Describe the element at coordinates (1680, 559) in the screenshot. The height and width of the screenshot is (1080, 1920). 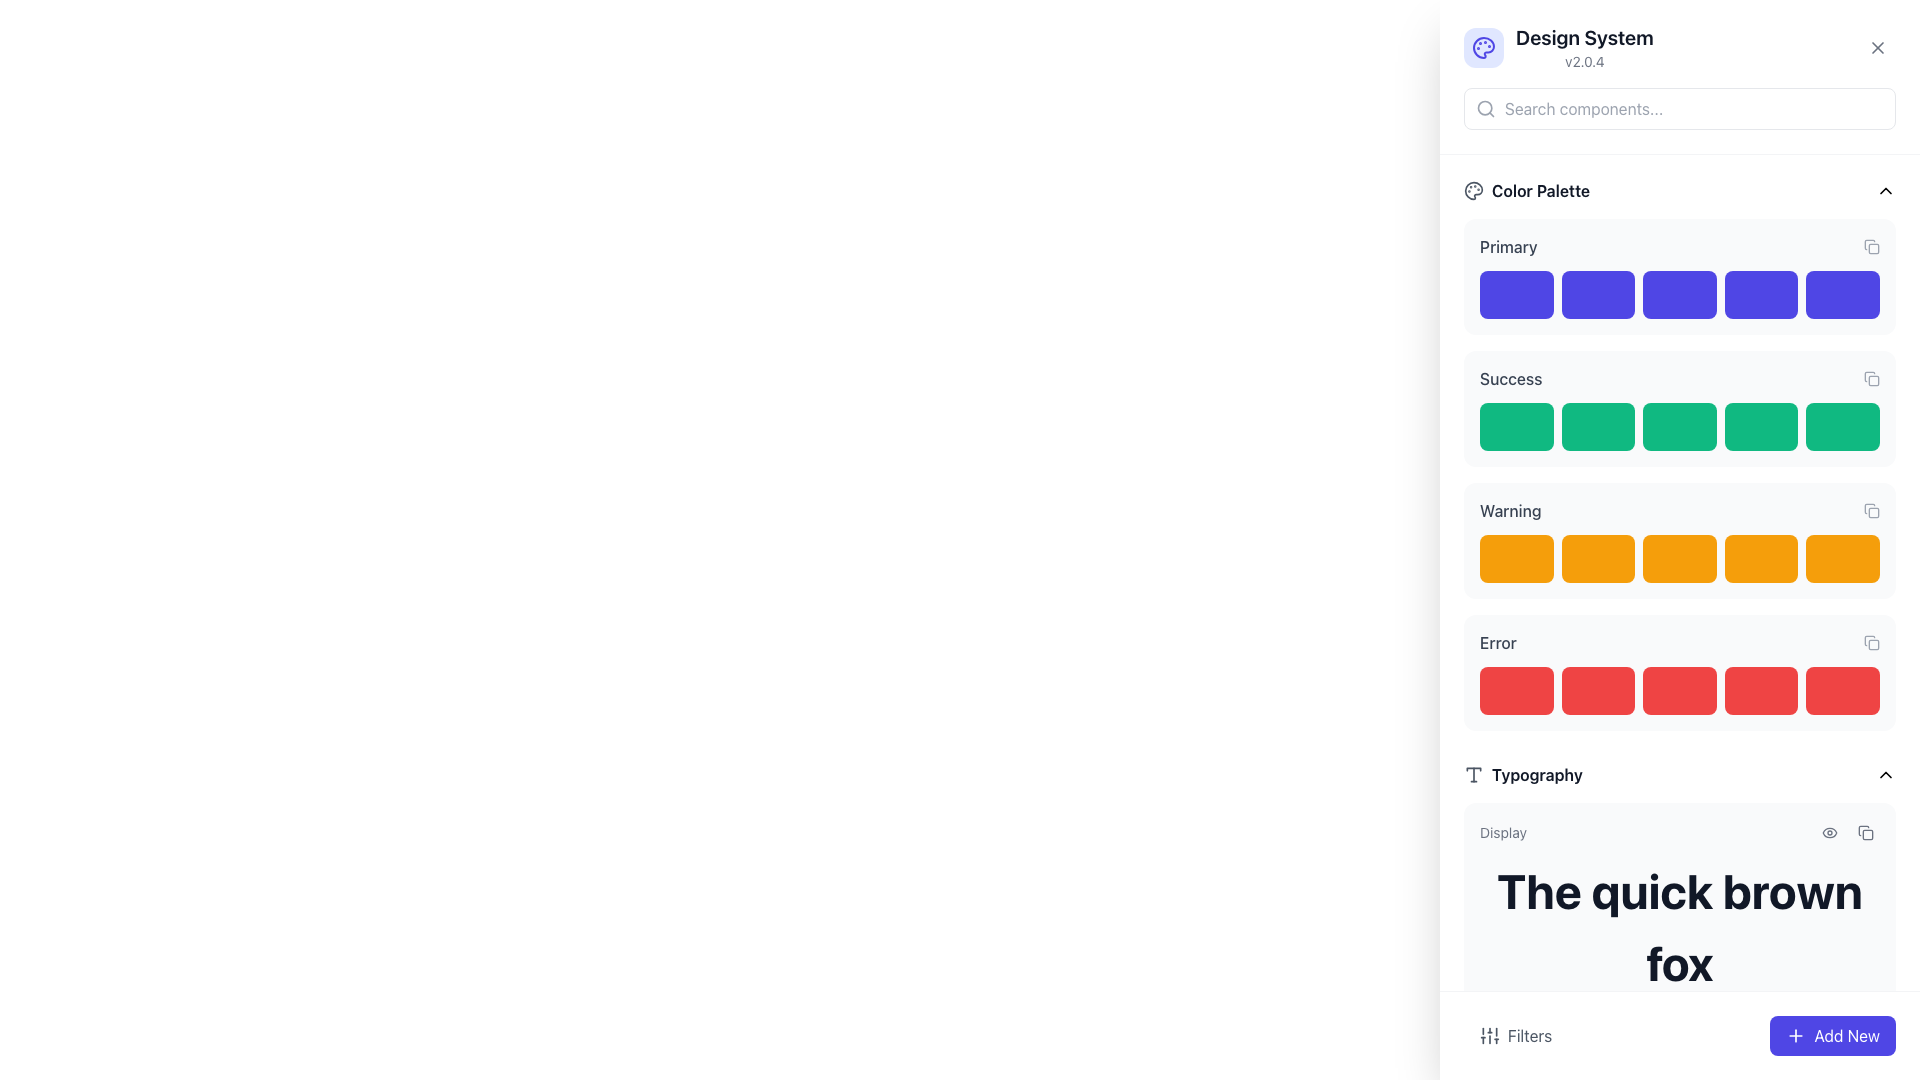
I see `the third vibrant orange color swatch in the Warning section of the Color Palette component, which has rounded corners and is positioned centrally among five blocks` at that location.